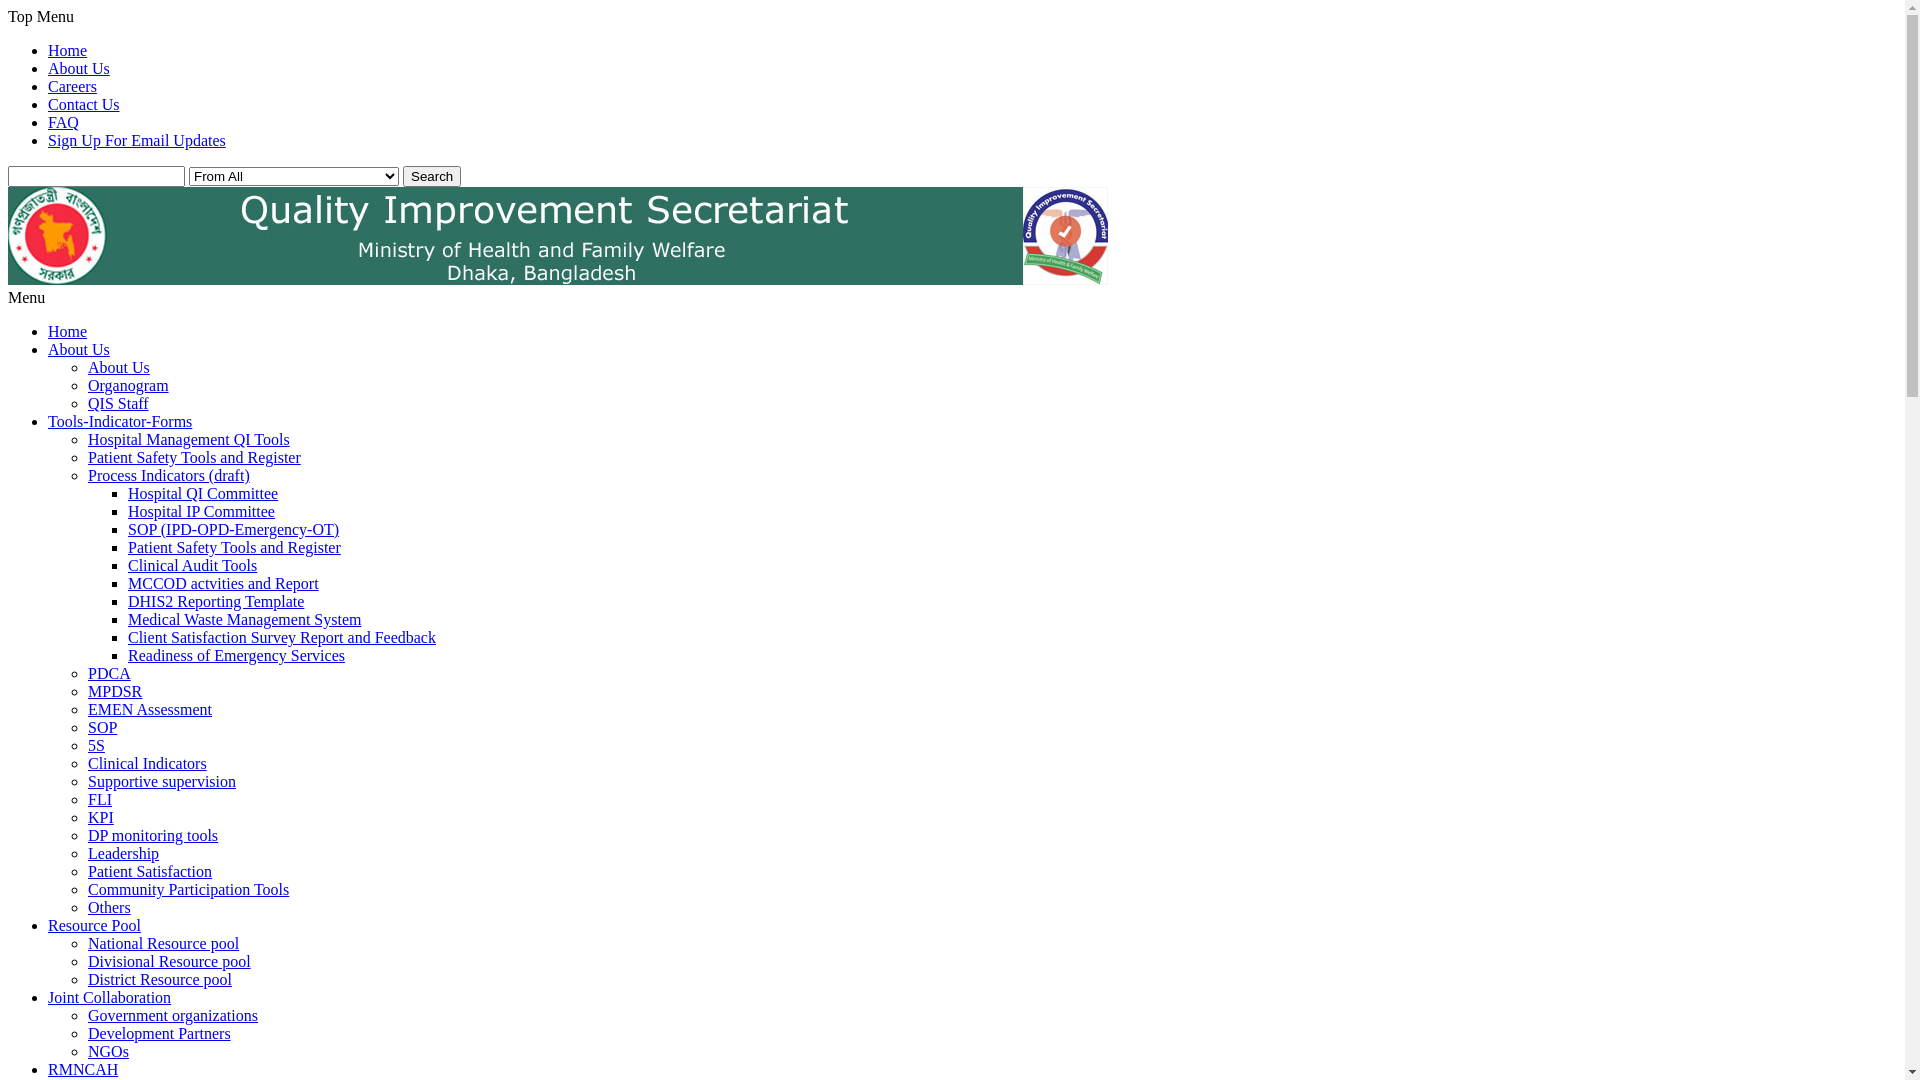 This screenshot has width=1920, height=1080. I want to click on 'Joint Collaboration', so click(48, 997).